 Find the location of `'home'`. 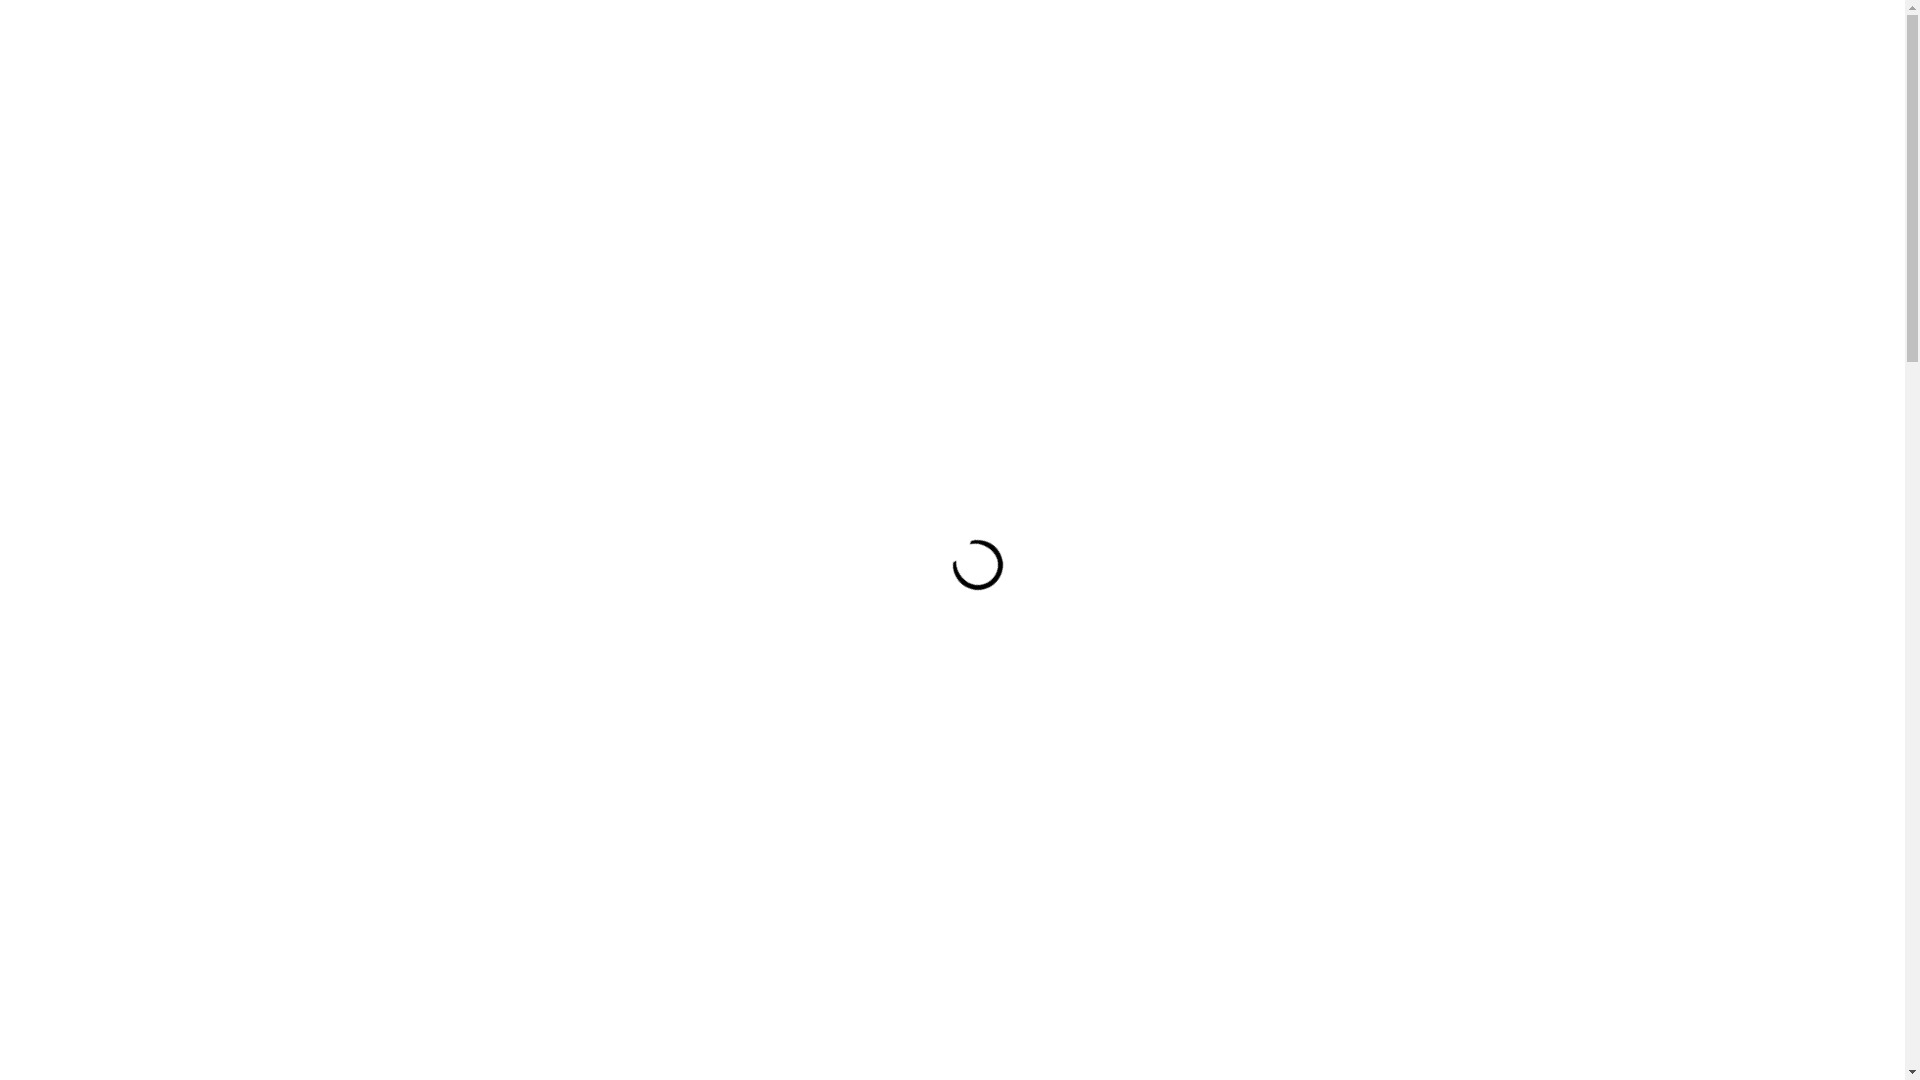

'home' is located at coordinates (517, 69).